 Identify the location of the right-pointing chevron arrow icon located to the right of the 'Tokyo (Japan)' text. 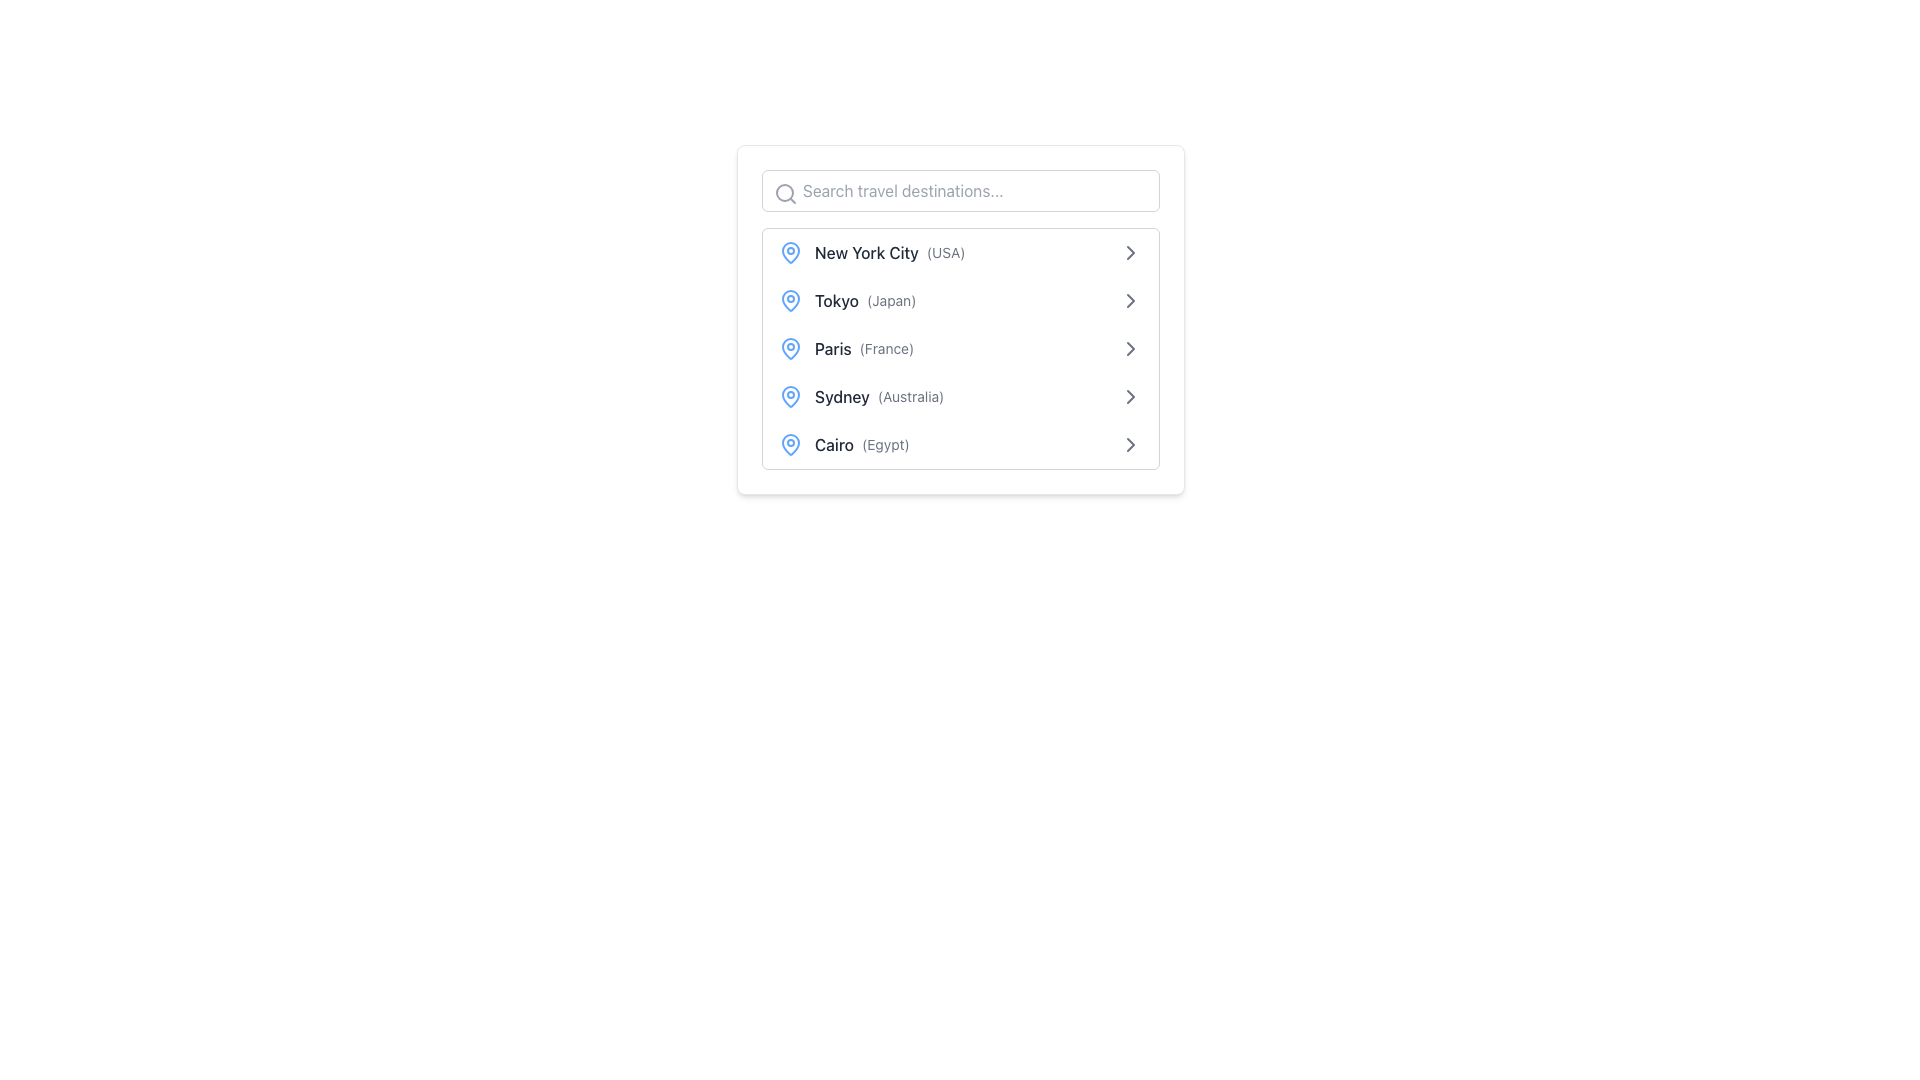
(1131, 300).